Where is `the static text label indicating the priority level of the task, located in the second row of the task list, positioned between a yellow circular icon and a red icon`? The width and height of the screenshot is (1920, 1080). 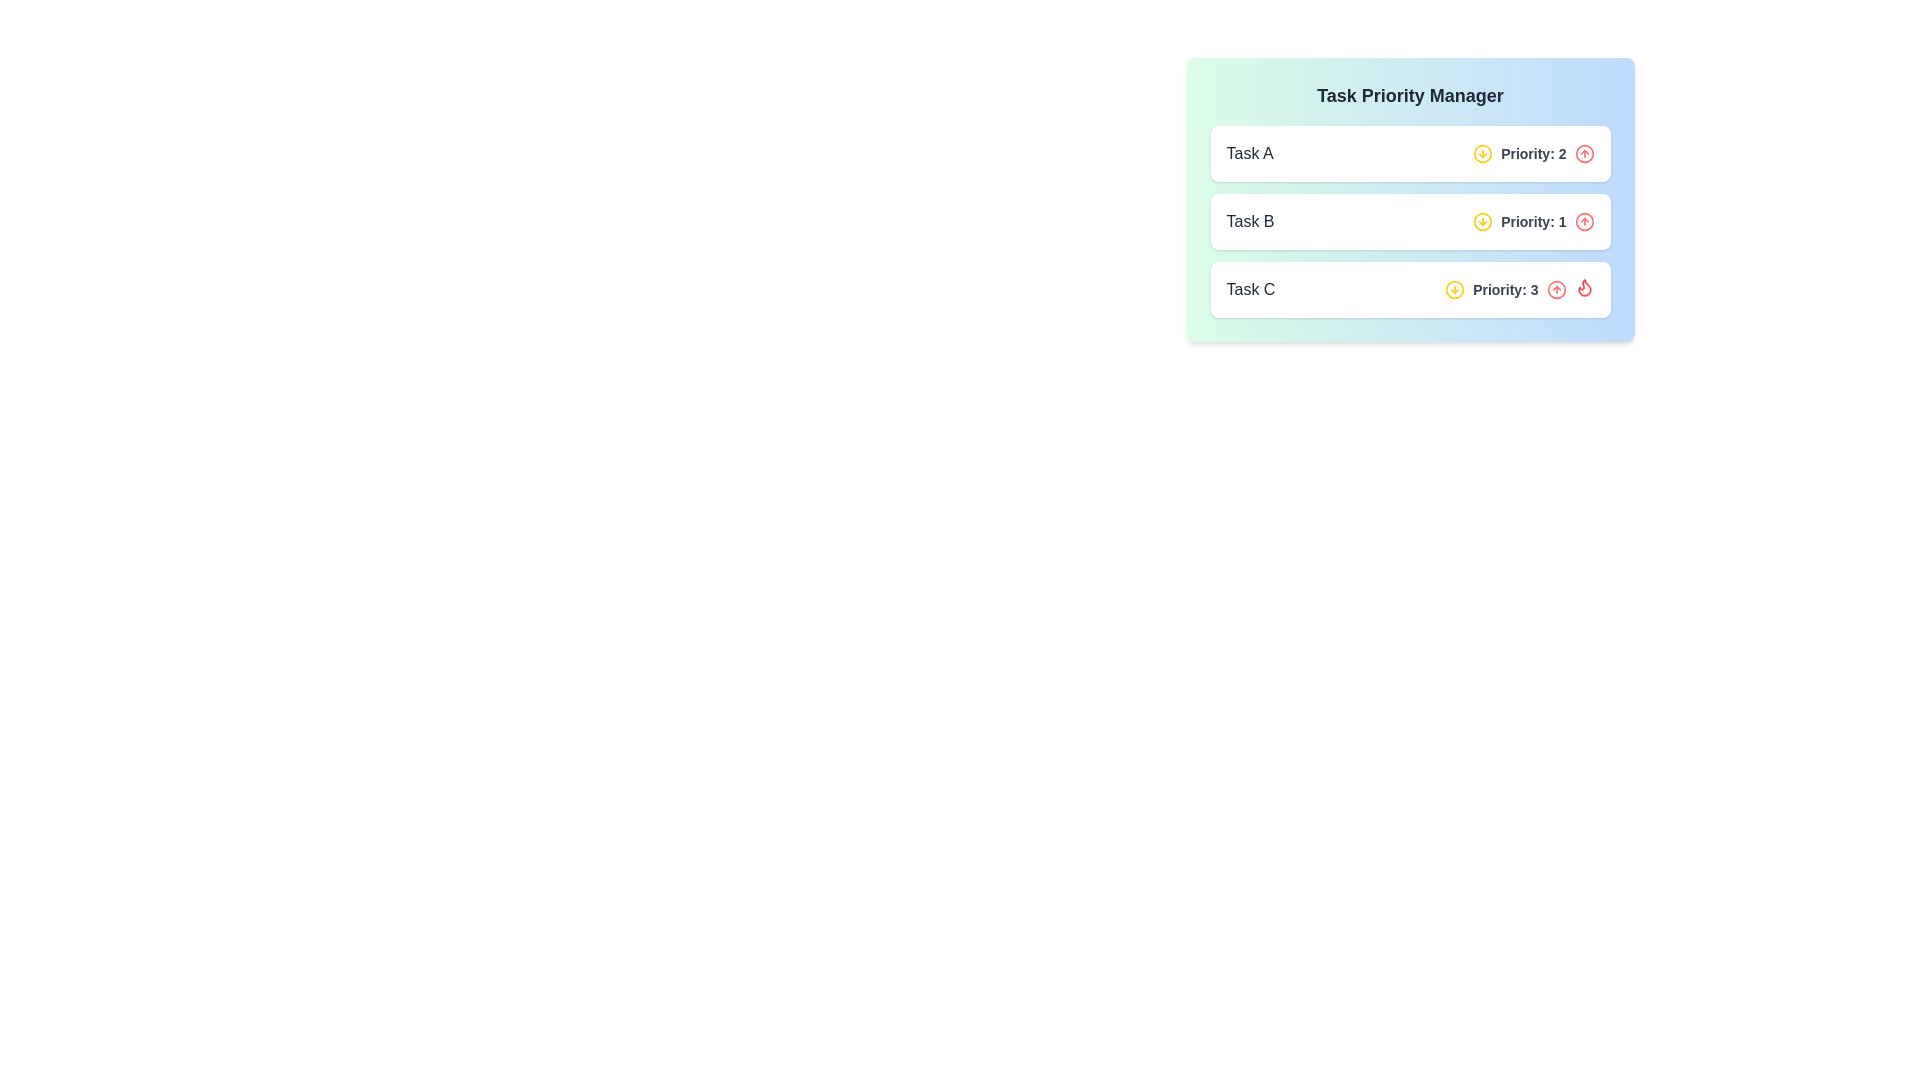 the static text label indicating the priority level of the task, located in the second row of the task list, positioned between a yellow circular icon and a red icon is located at coordinates (1532, 222).